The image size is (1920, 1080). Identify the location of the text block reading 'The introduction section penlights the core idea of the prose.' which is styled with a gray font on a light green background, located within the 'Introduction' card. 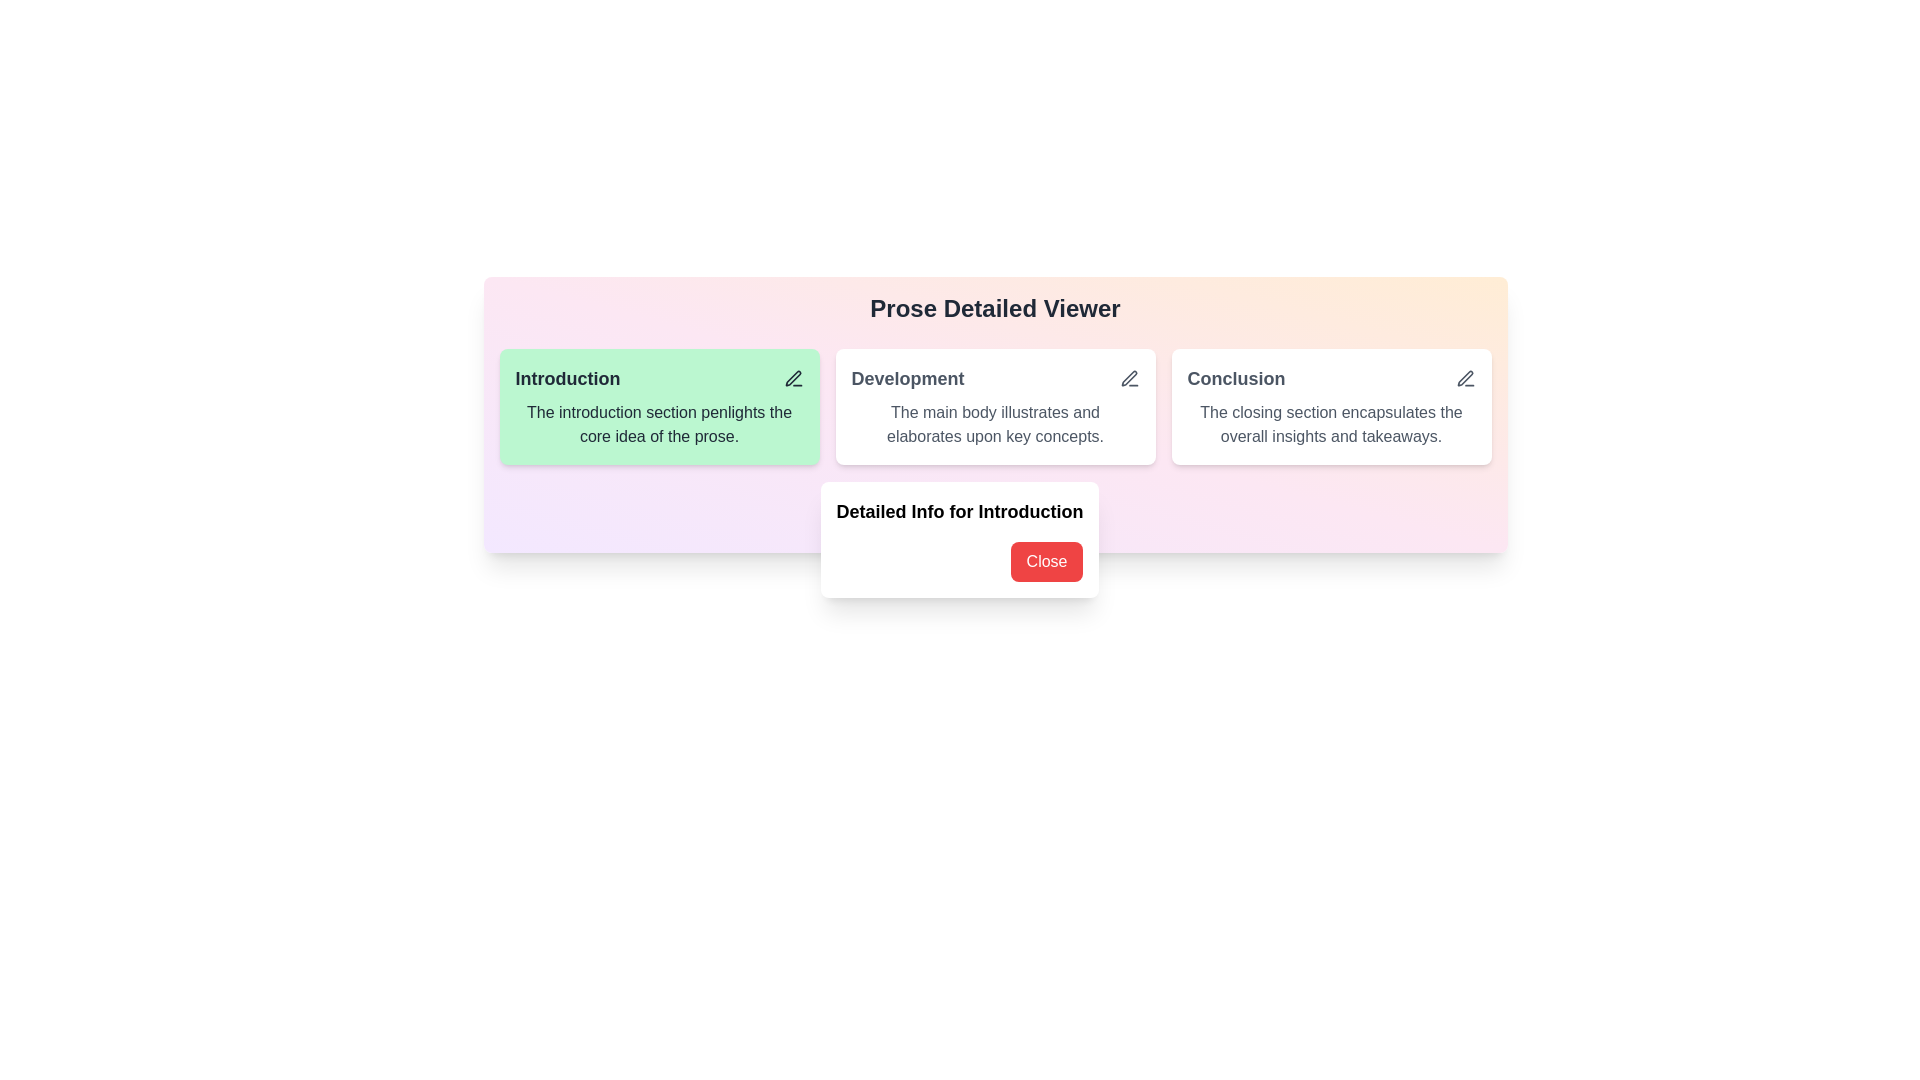
(659, 423).